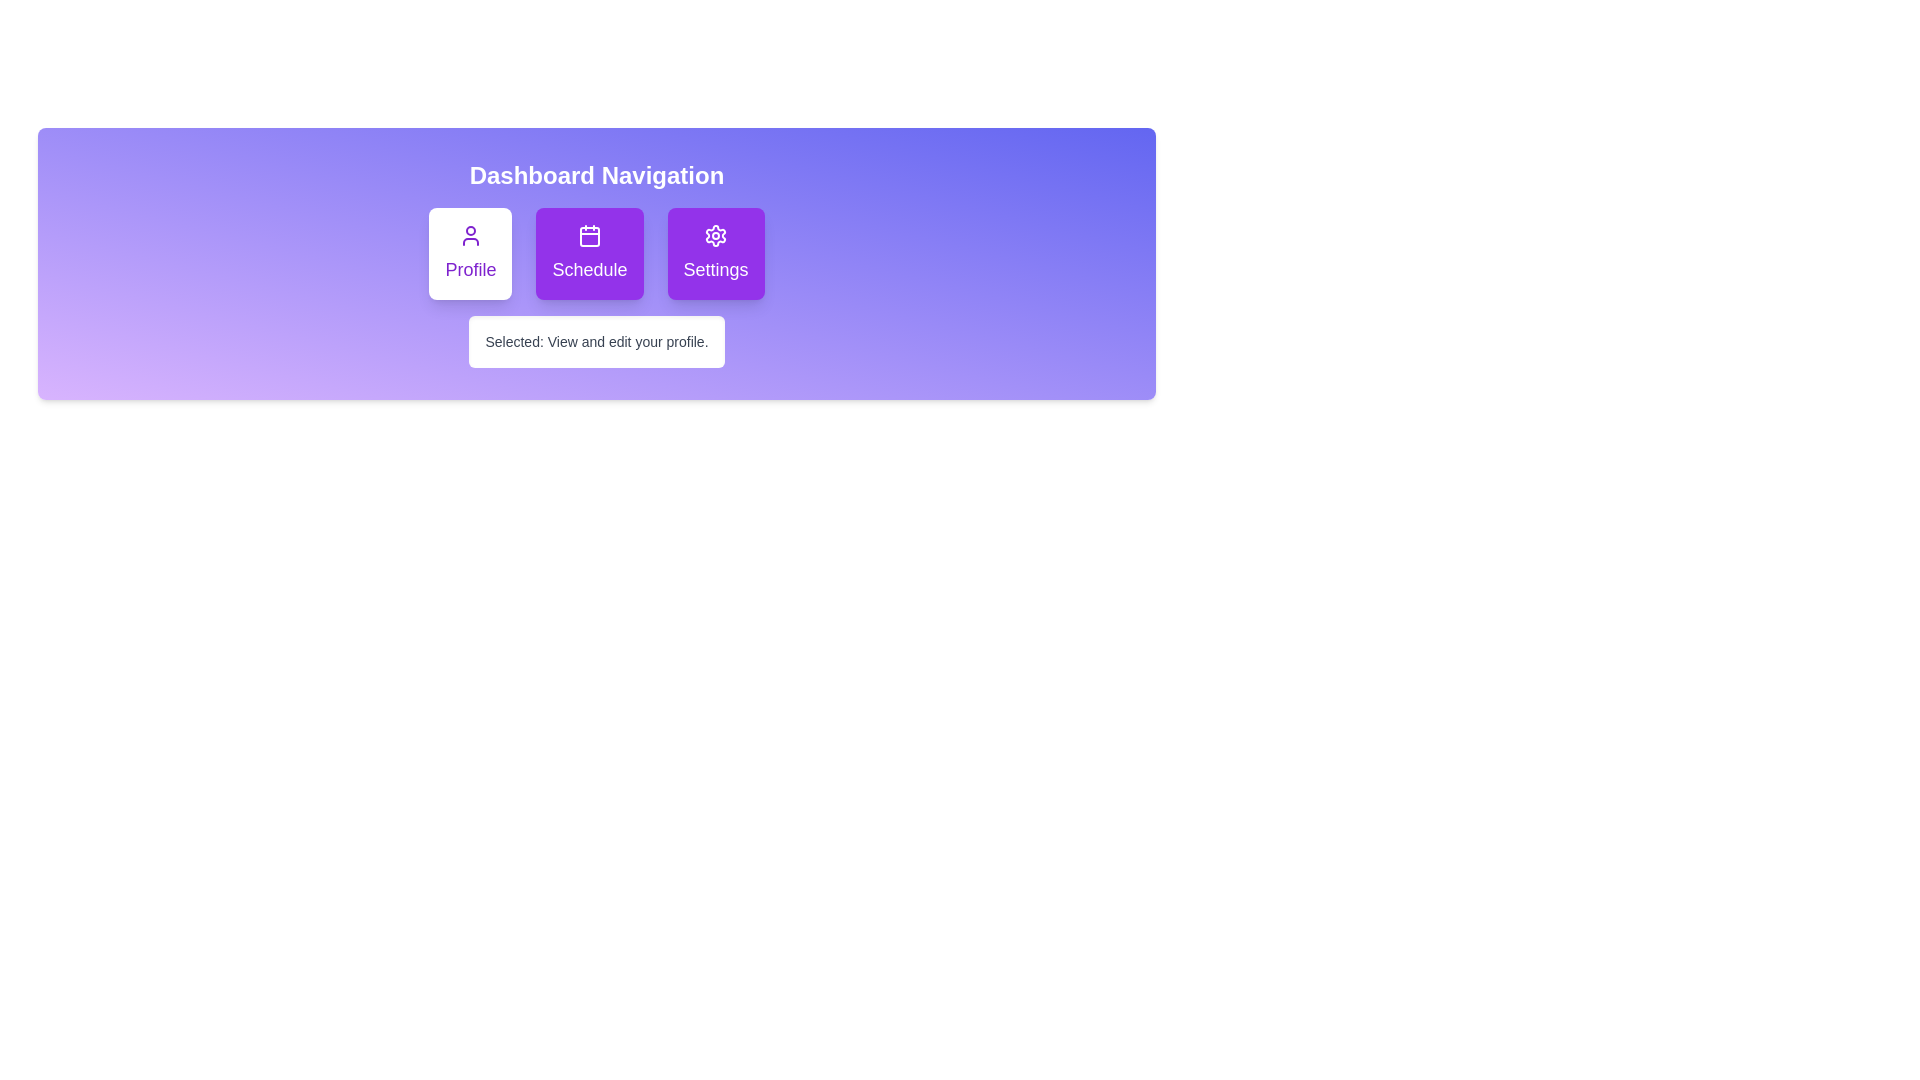  I want to click on the middle navigation button of the horizontally aligned group, so click(595, 253).